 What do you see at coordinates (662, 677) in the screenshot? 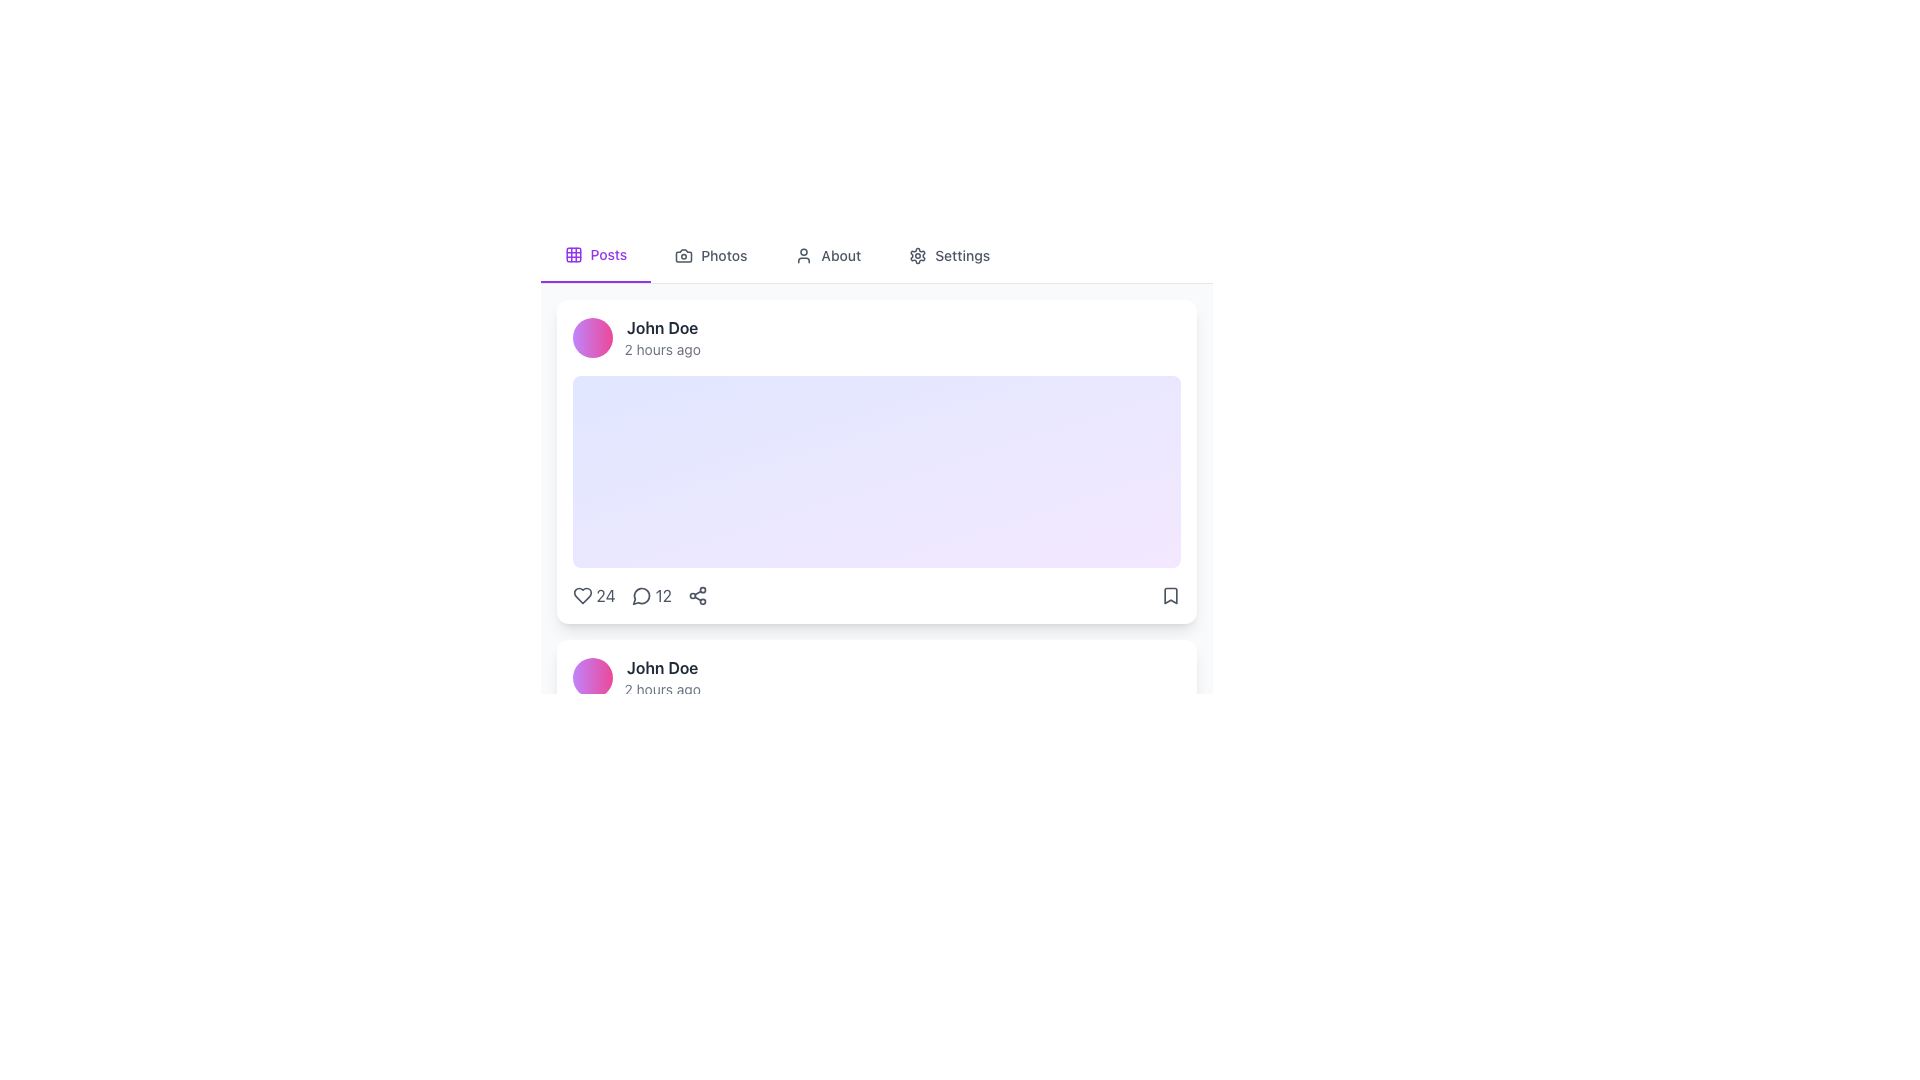
I see `the text block that identifies the user ('John Doe') and provides the timestamp ('2 hours ago') above the post content` at bounding box center [662, 677].